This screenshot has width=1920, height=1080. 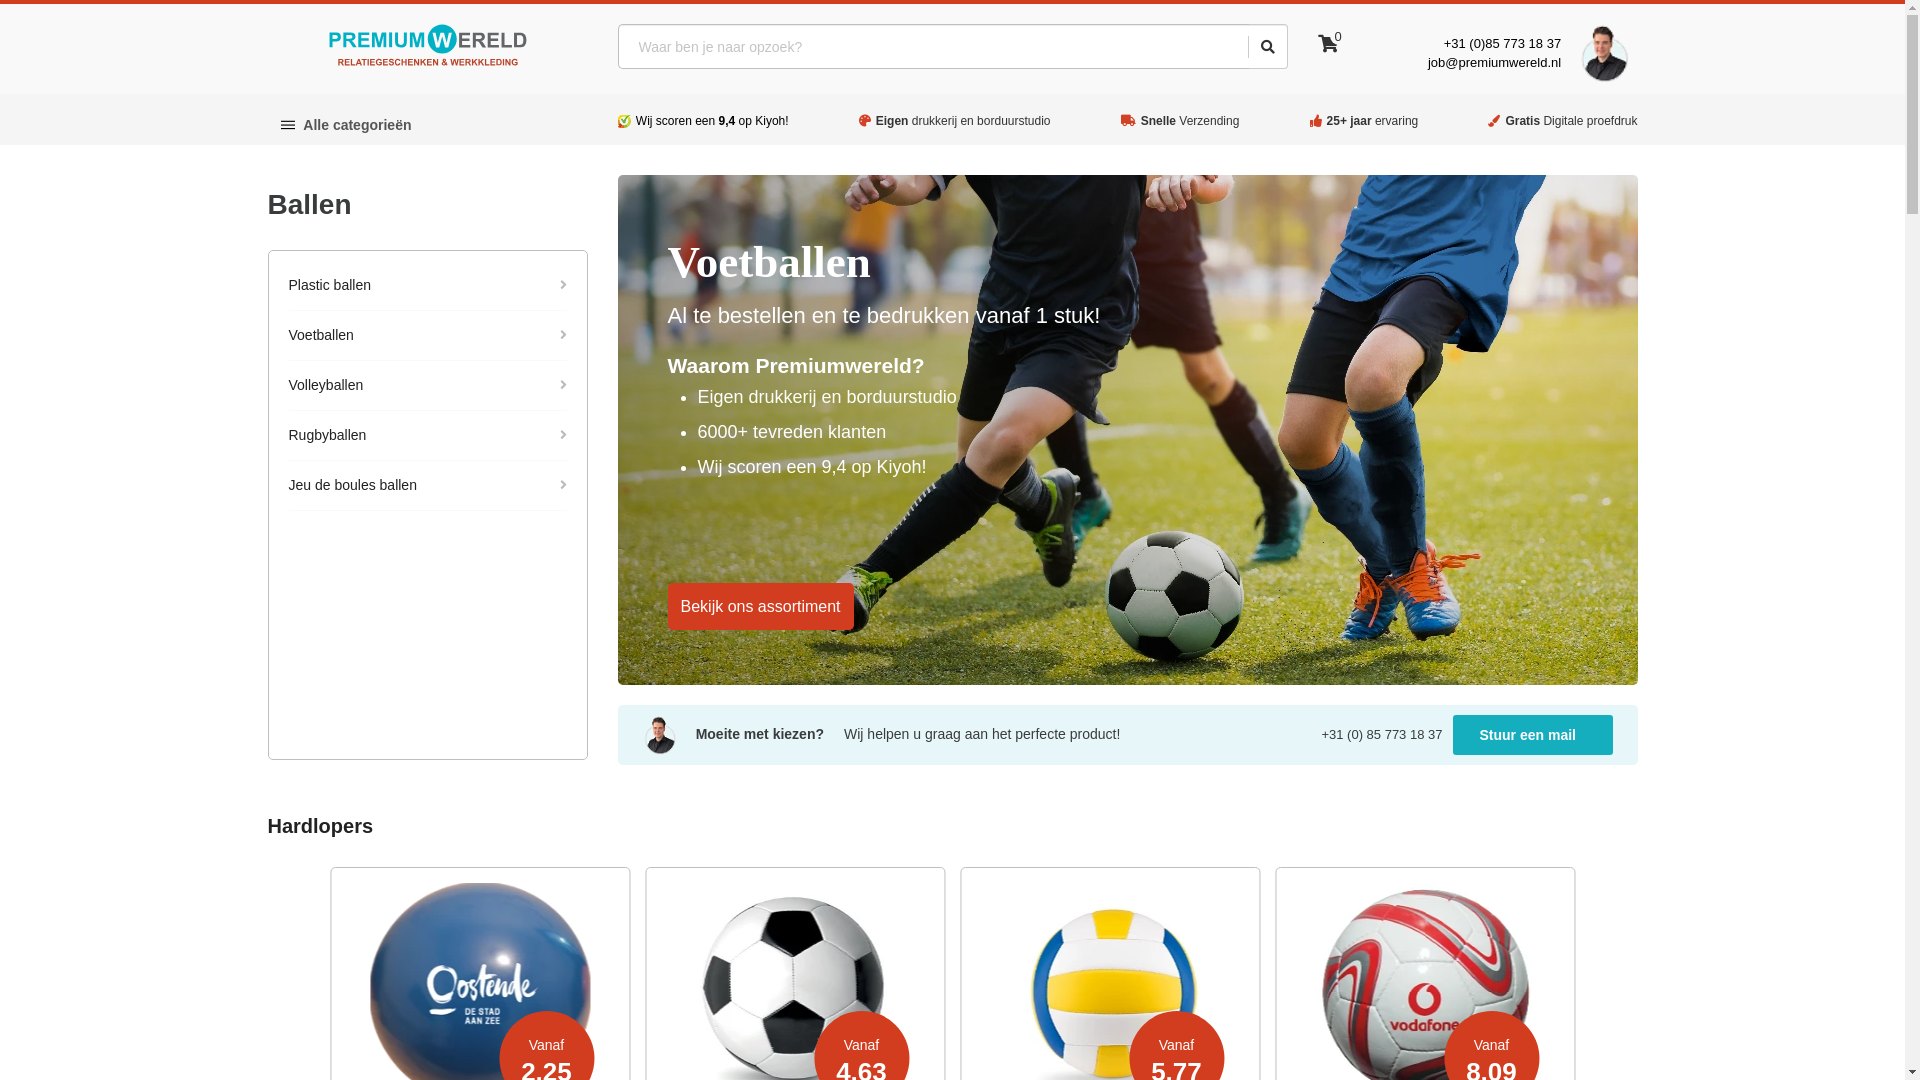 I want to click on 'Bekijk ons assortiment', so click(x=760, y=605).